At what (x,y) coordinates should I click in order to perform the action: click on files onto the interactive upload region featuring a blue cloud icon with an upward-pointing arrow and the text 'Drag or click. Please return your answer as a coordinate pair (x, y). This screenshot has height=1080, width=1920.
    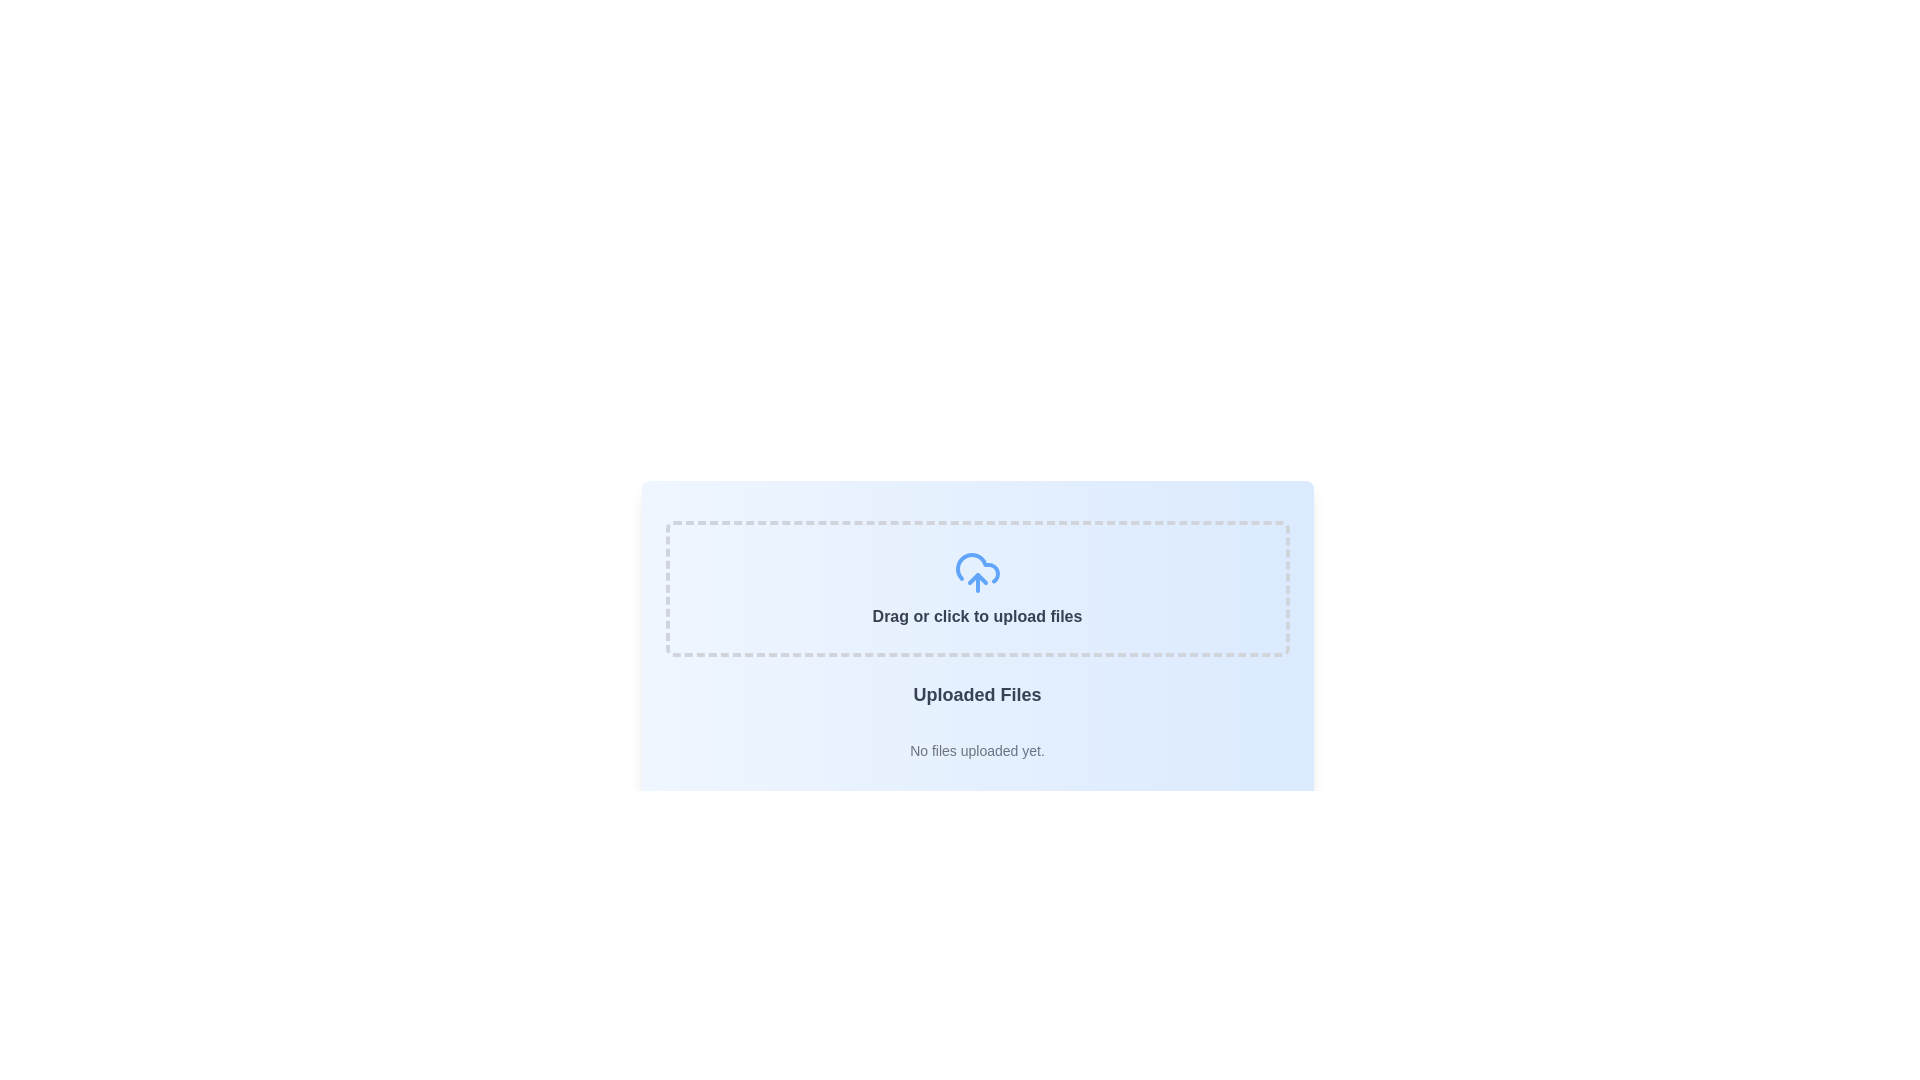
    Looking at the image, I should click on (977, 588).